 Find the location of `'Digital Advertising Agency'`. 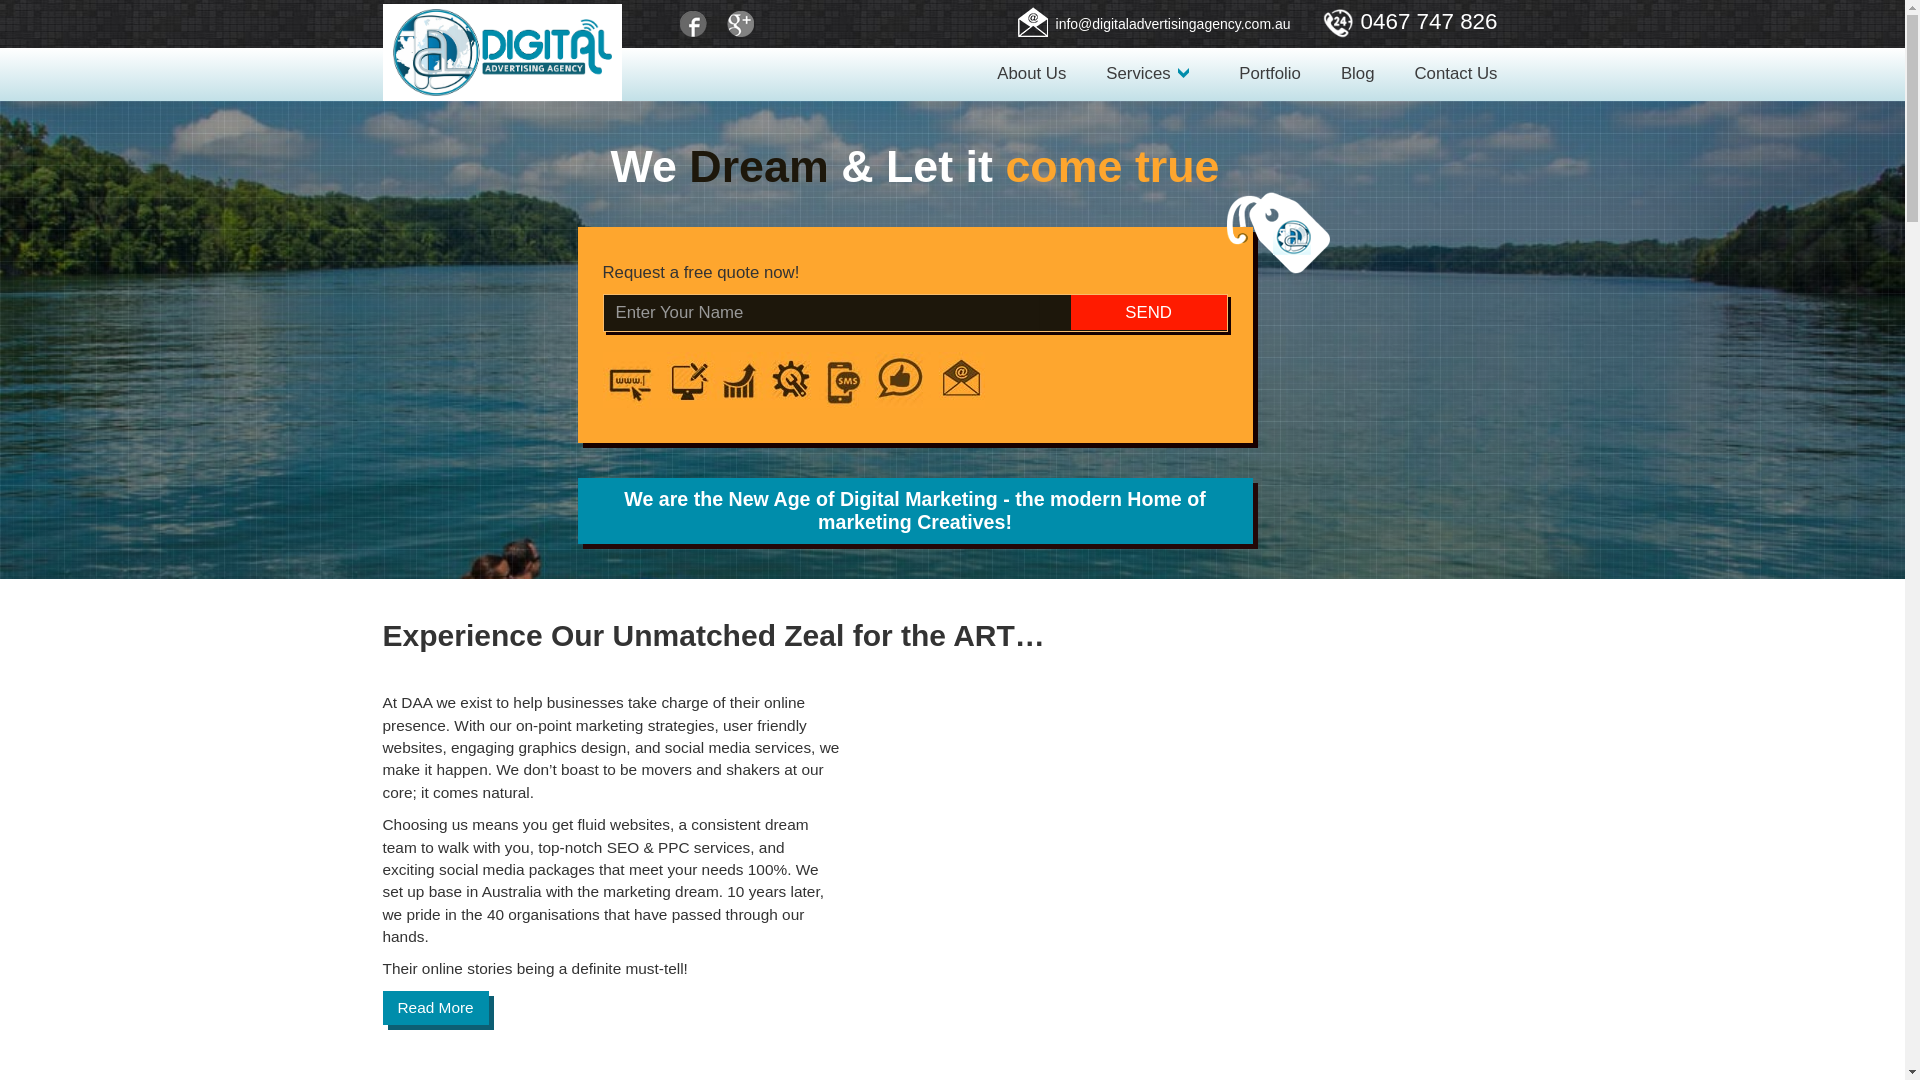

'Digital Advertising Agency' is located at coordinates (501, 50).